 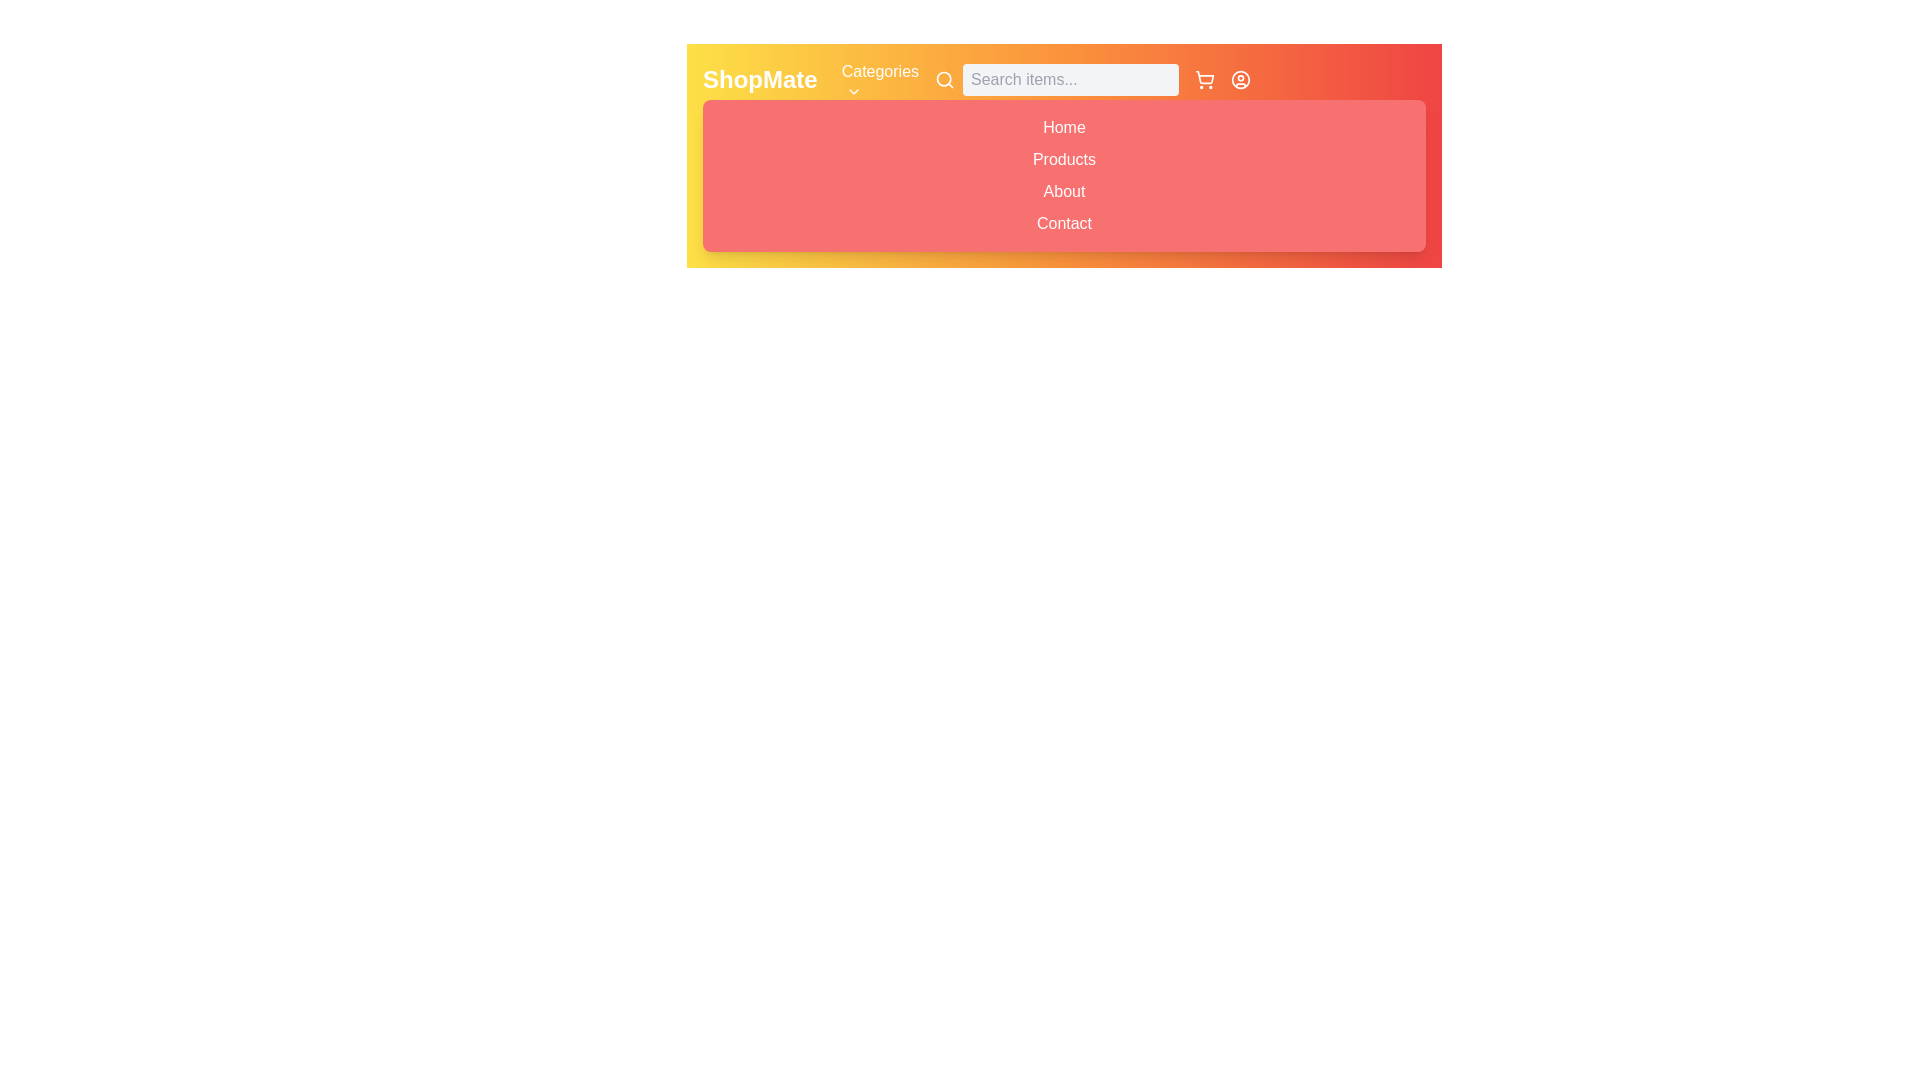 What do you see at coordinates (1055, 79) in the screenshot?
I see `the search bar input field located at the center of the top navigation bar` at bounding box center [1055, 79].